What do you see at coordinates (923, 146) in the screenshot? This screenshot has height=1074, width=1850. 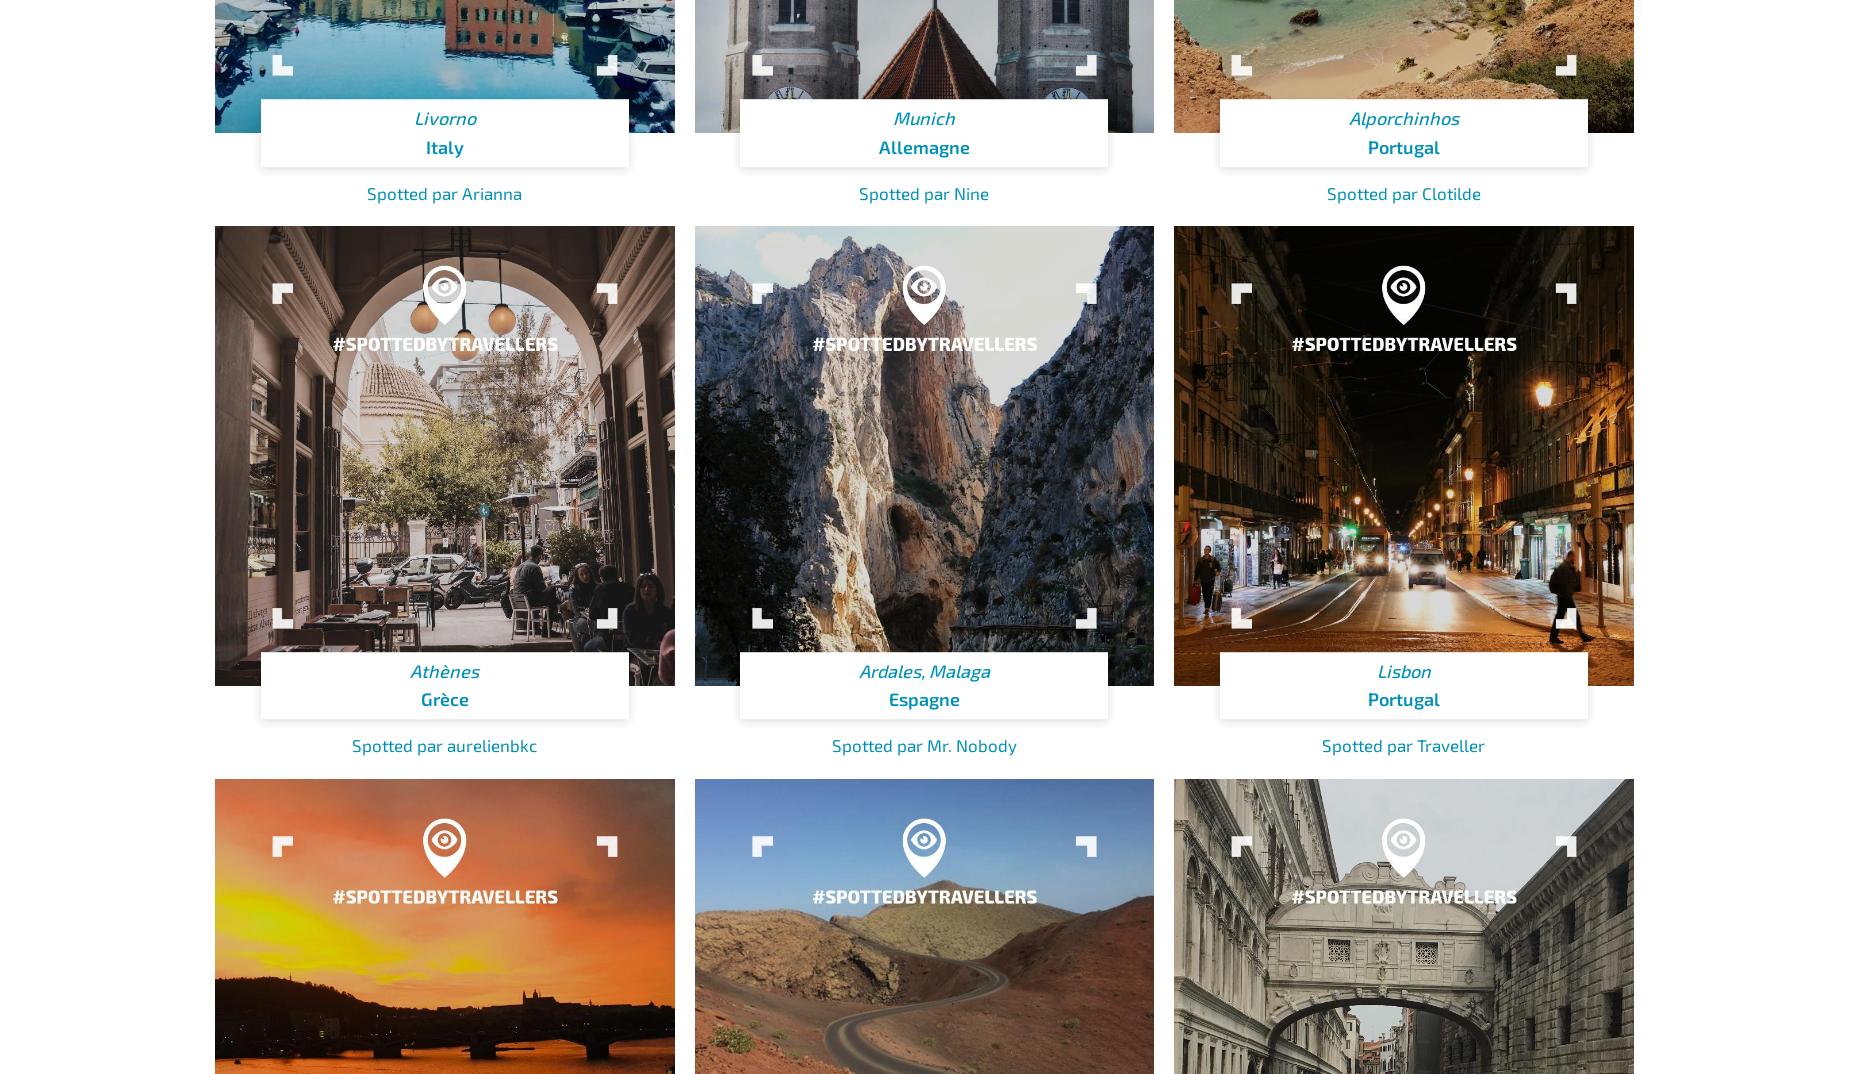 I see `'Allemagne'` at bounding box center [923, 146].